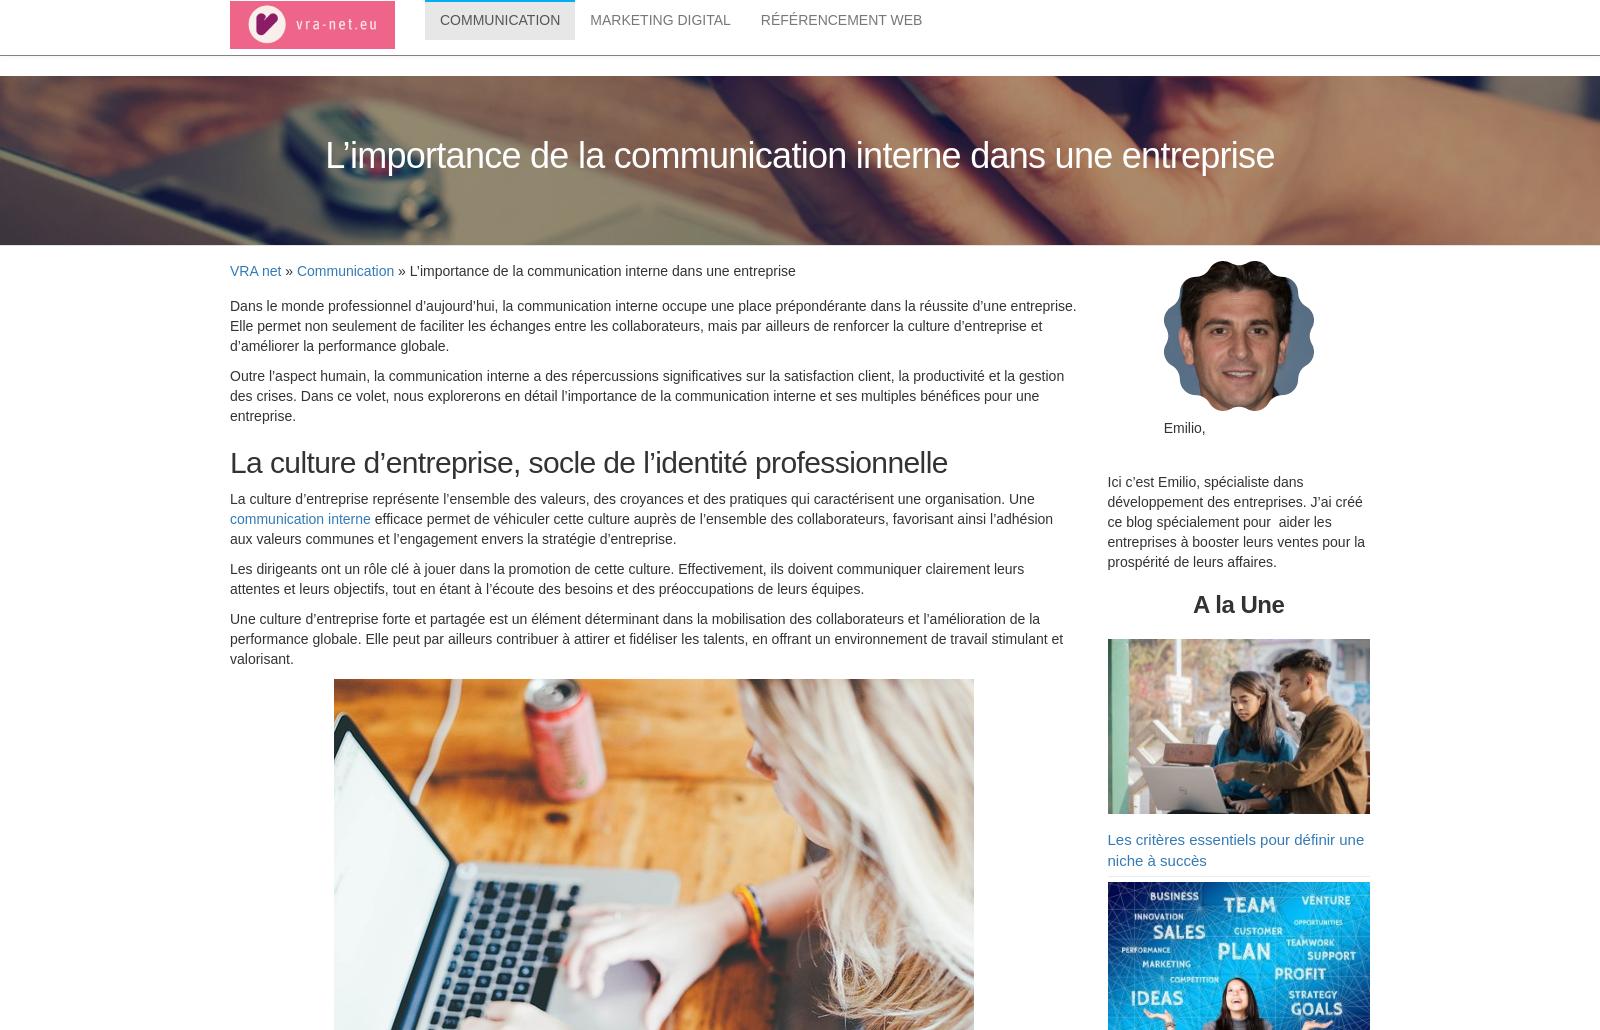 The width and height of the screenshot is (1600, 1030). Describe the element at coordinates (799, 158) in the screenshot. I see `'L’importance de la communication interne dans une entreprise'` at that location.